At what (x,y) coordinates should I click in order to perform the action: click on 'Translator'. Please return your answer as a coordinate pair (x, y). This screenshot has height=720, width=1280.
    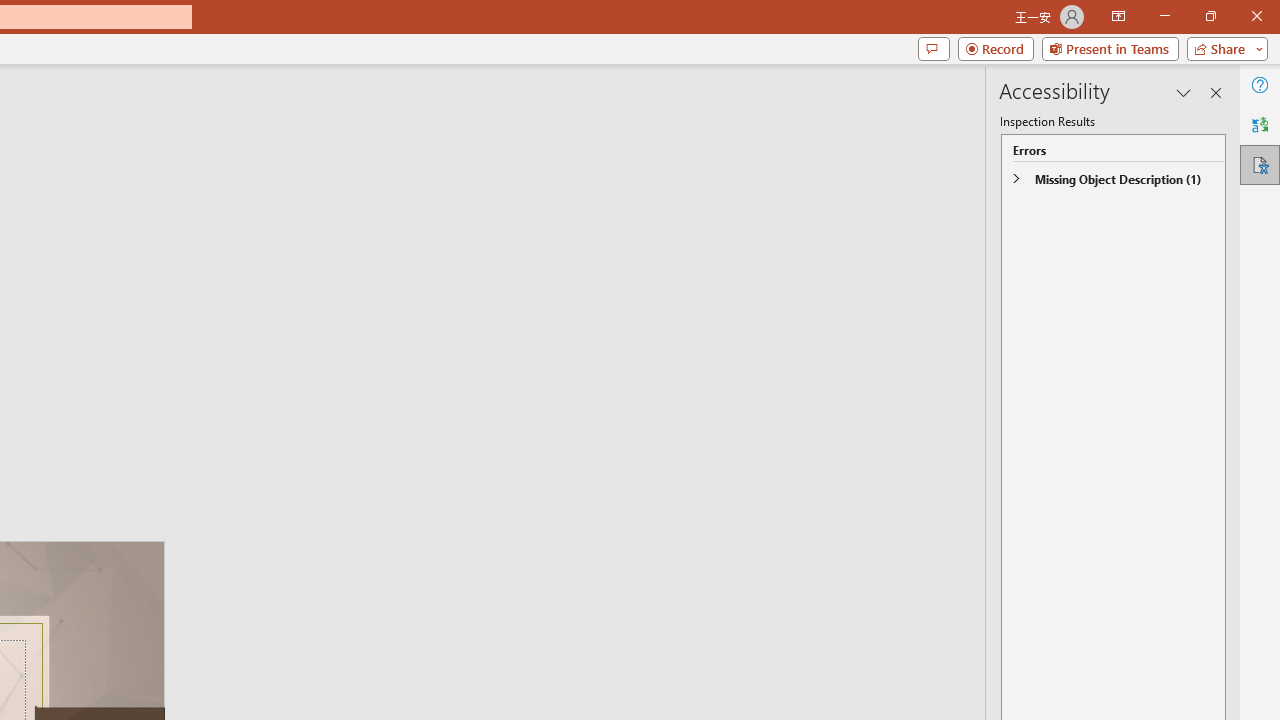
    Looking at the image, I should click on (1259, 124).